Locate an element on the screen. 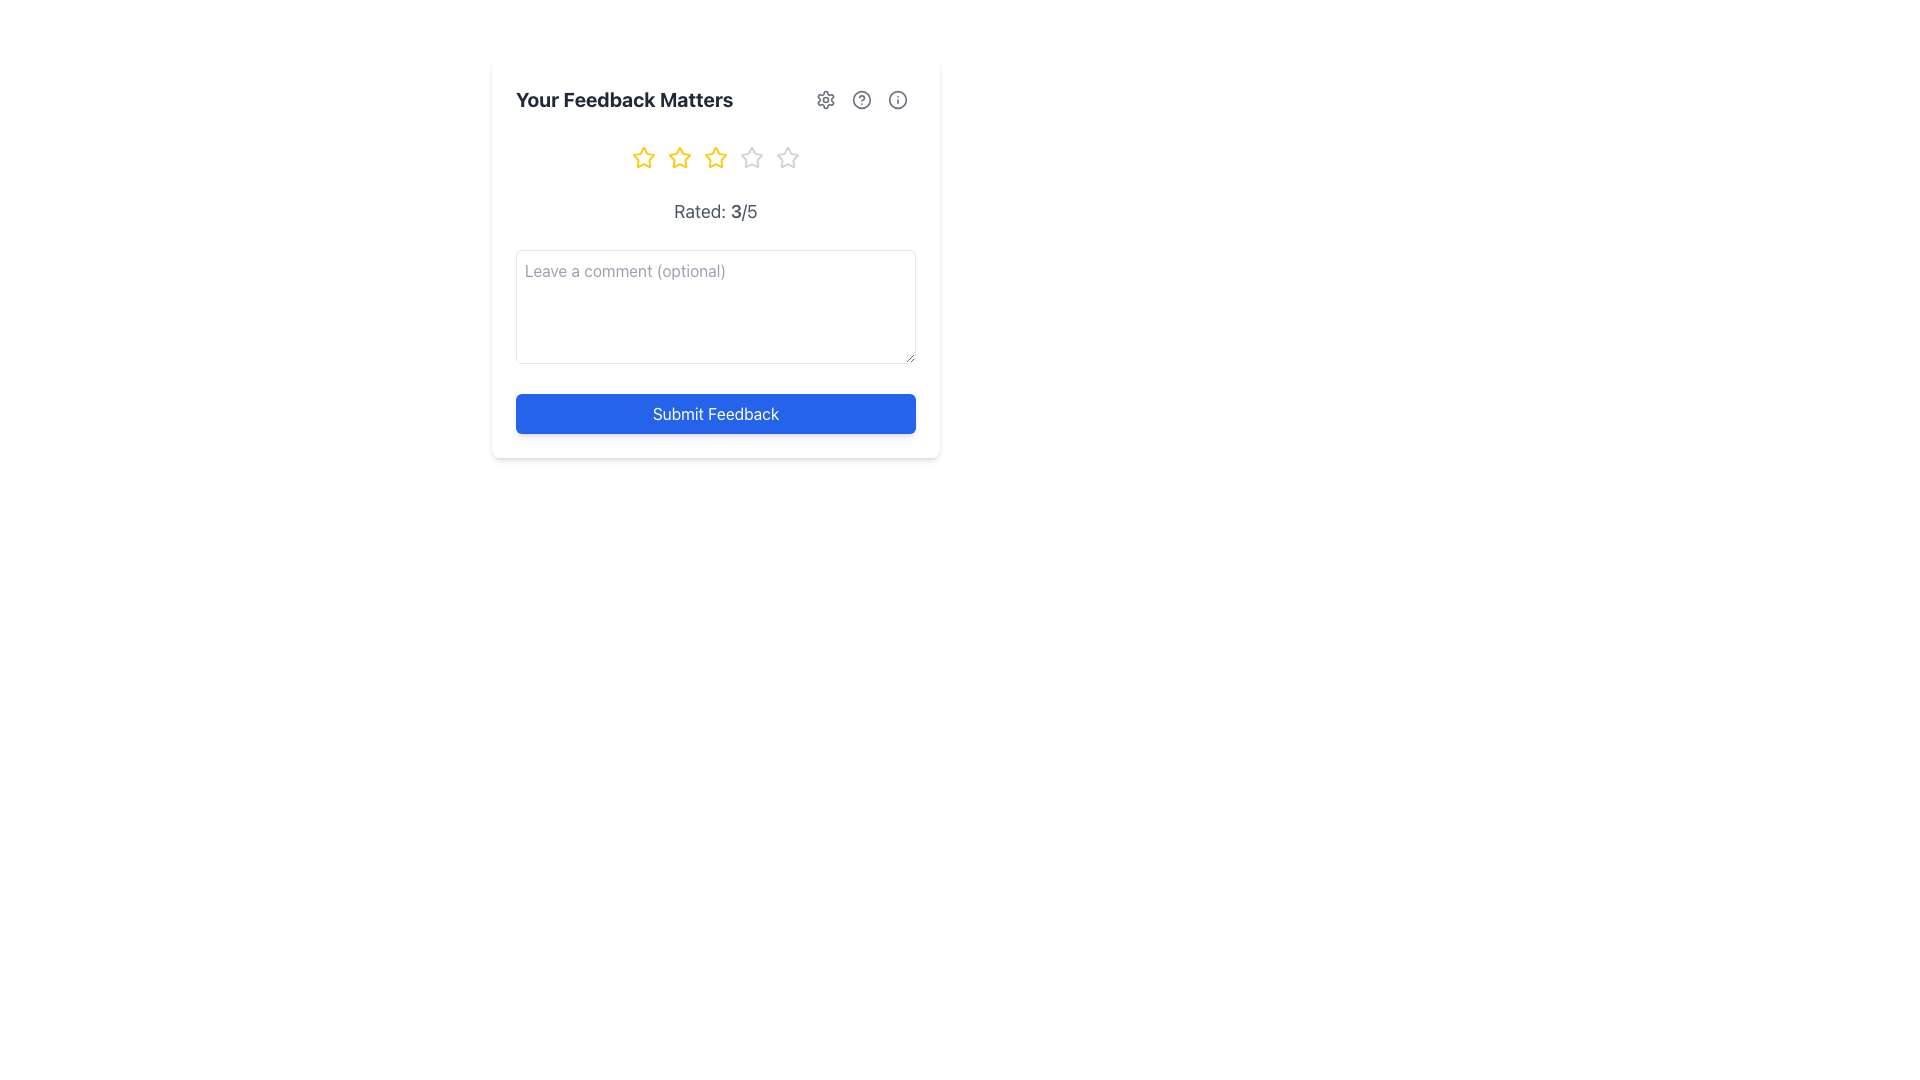 The width and height of the screenshot is (1920, 1080). the question mark icon button located in the top-right corner of the feedback interface is located at coordinates (862, 100).